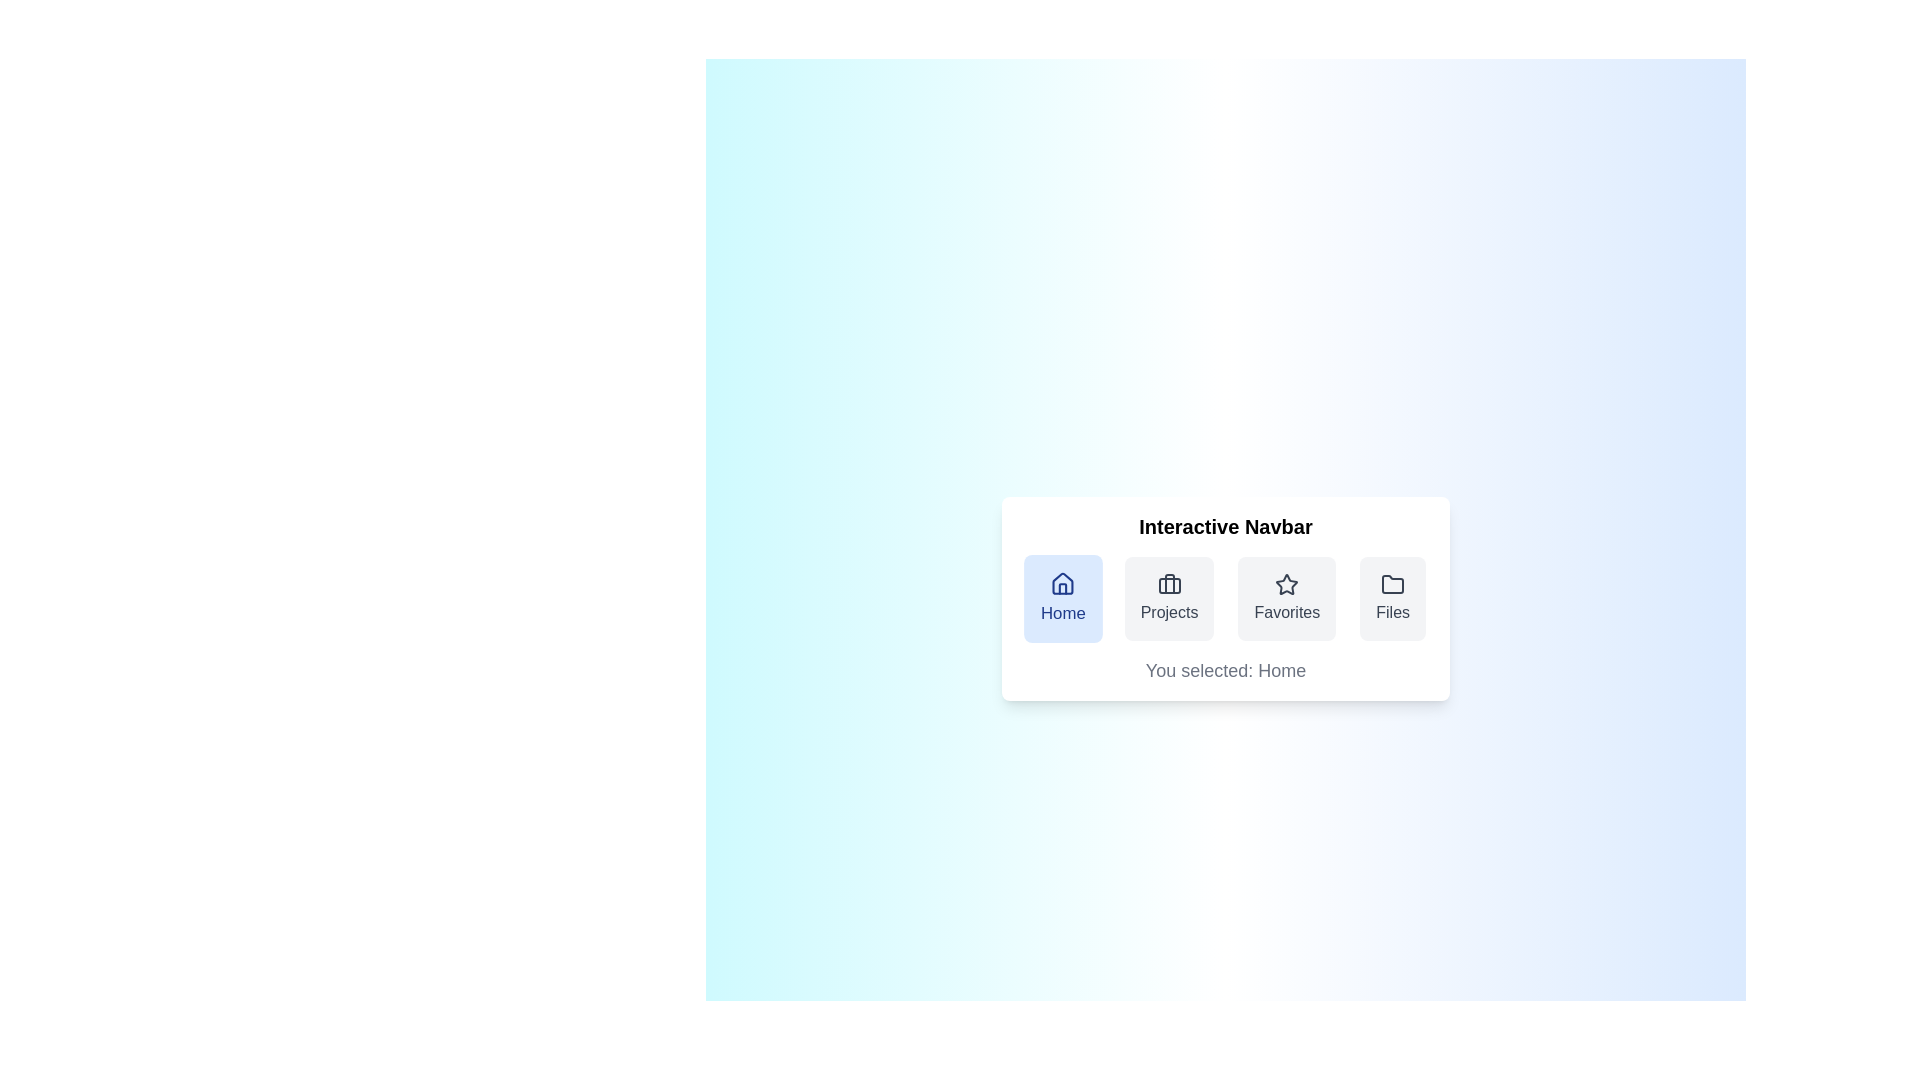 This screenshot has width=1920, height=1080. What do you see at coordinates (1062, 597) in the screenshot?
I see `the navigation item Home to observe the visual feedback` at bounding box center [1062, 597].